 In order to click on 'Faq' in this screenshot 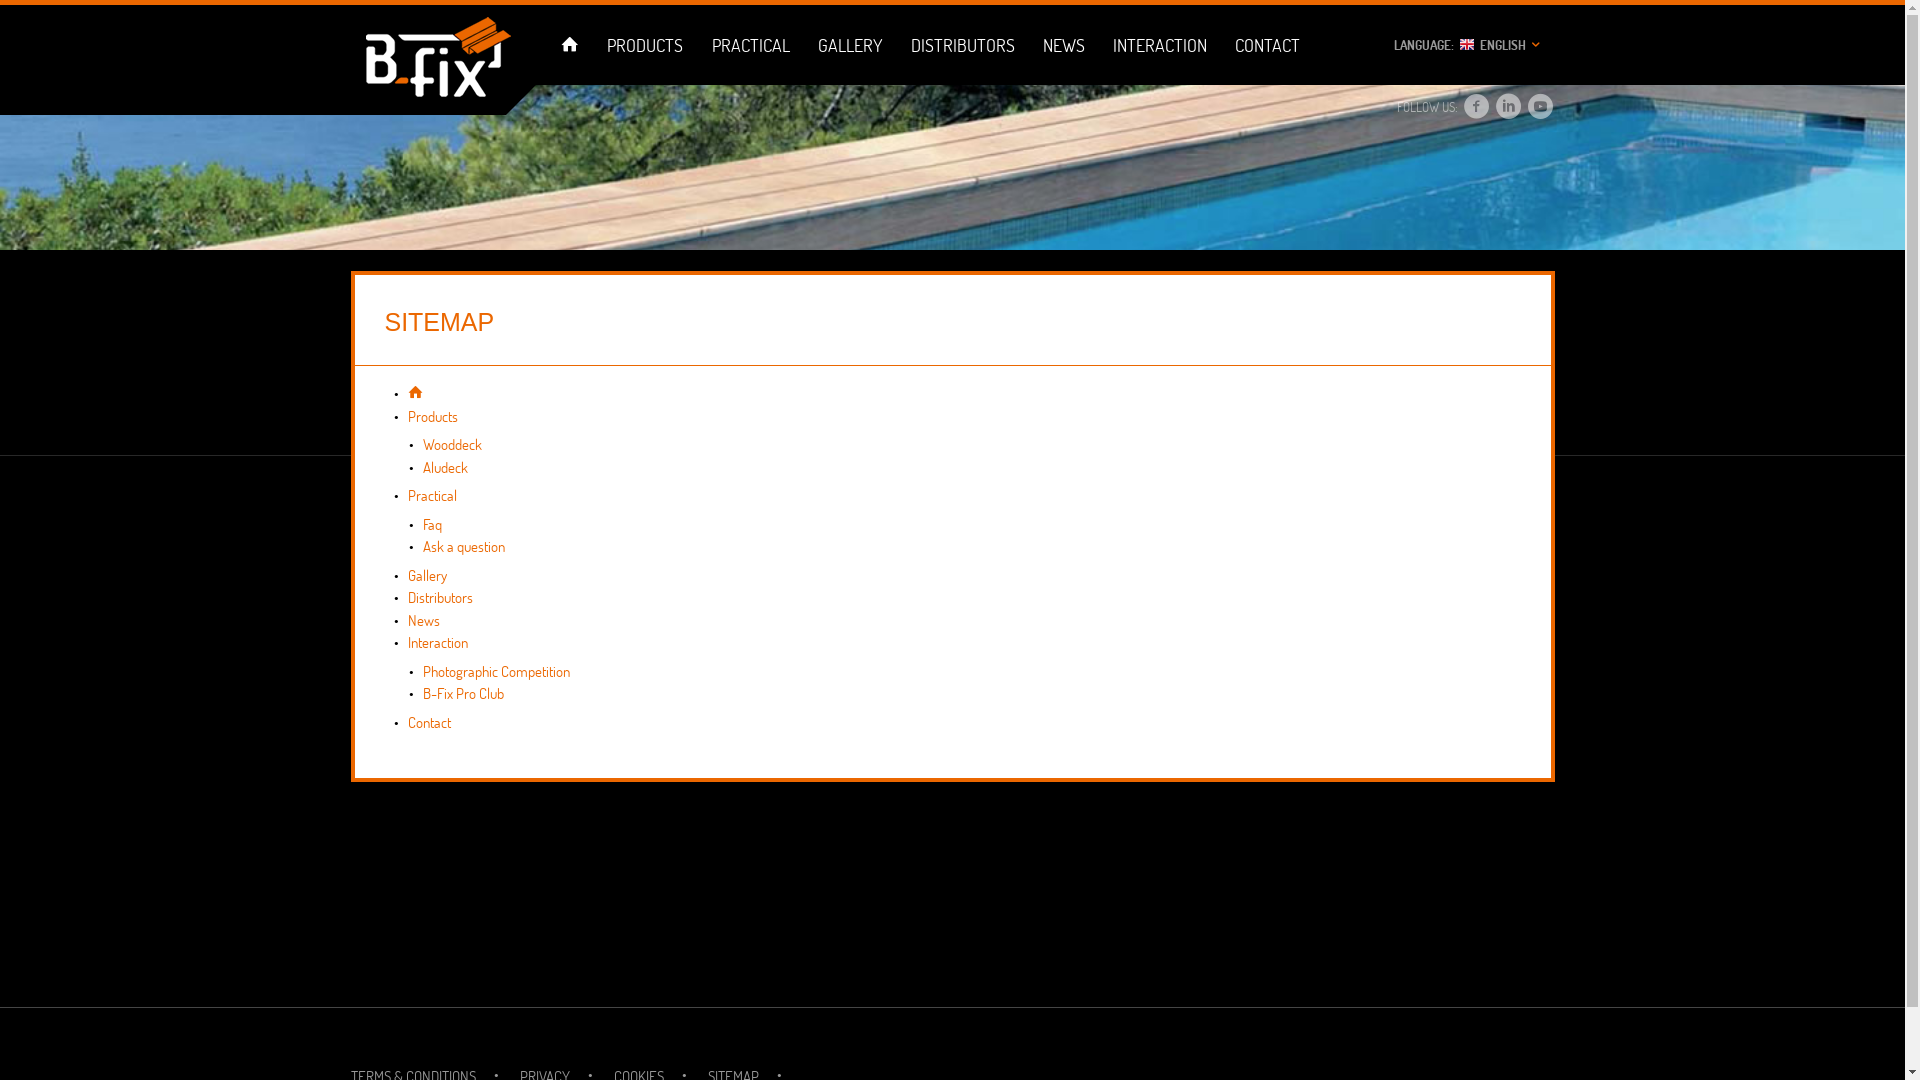, I will do `click(430, 523)`.